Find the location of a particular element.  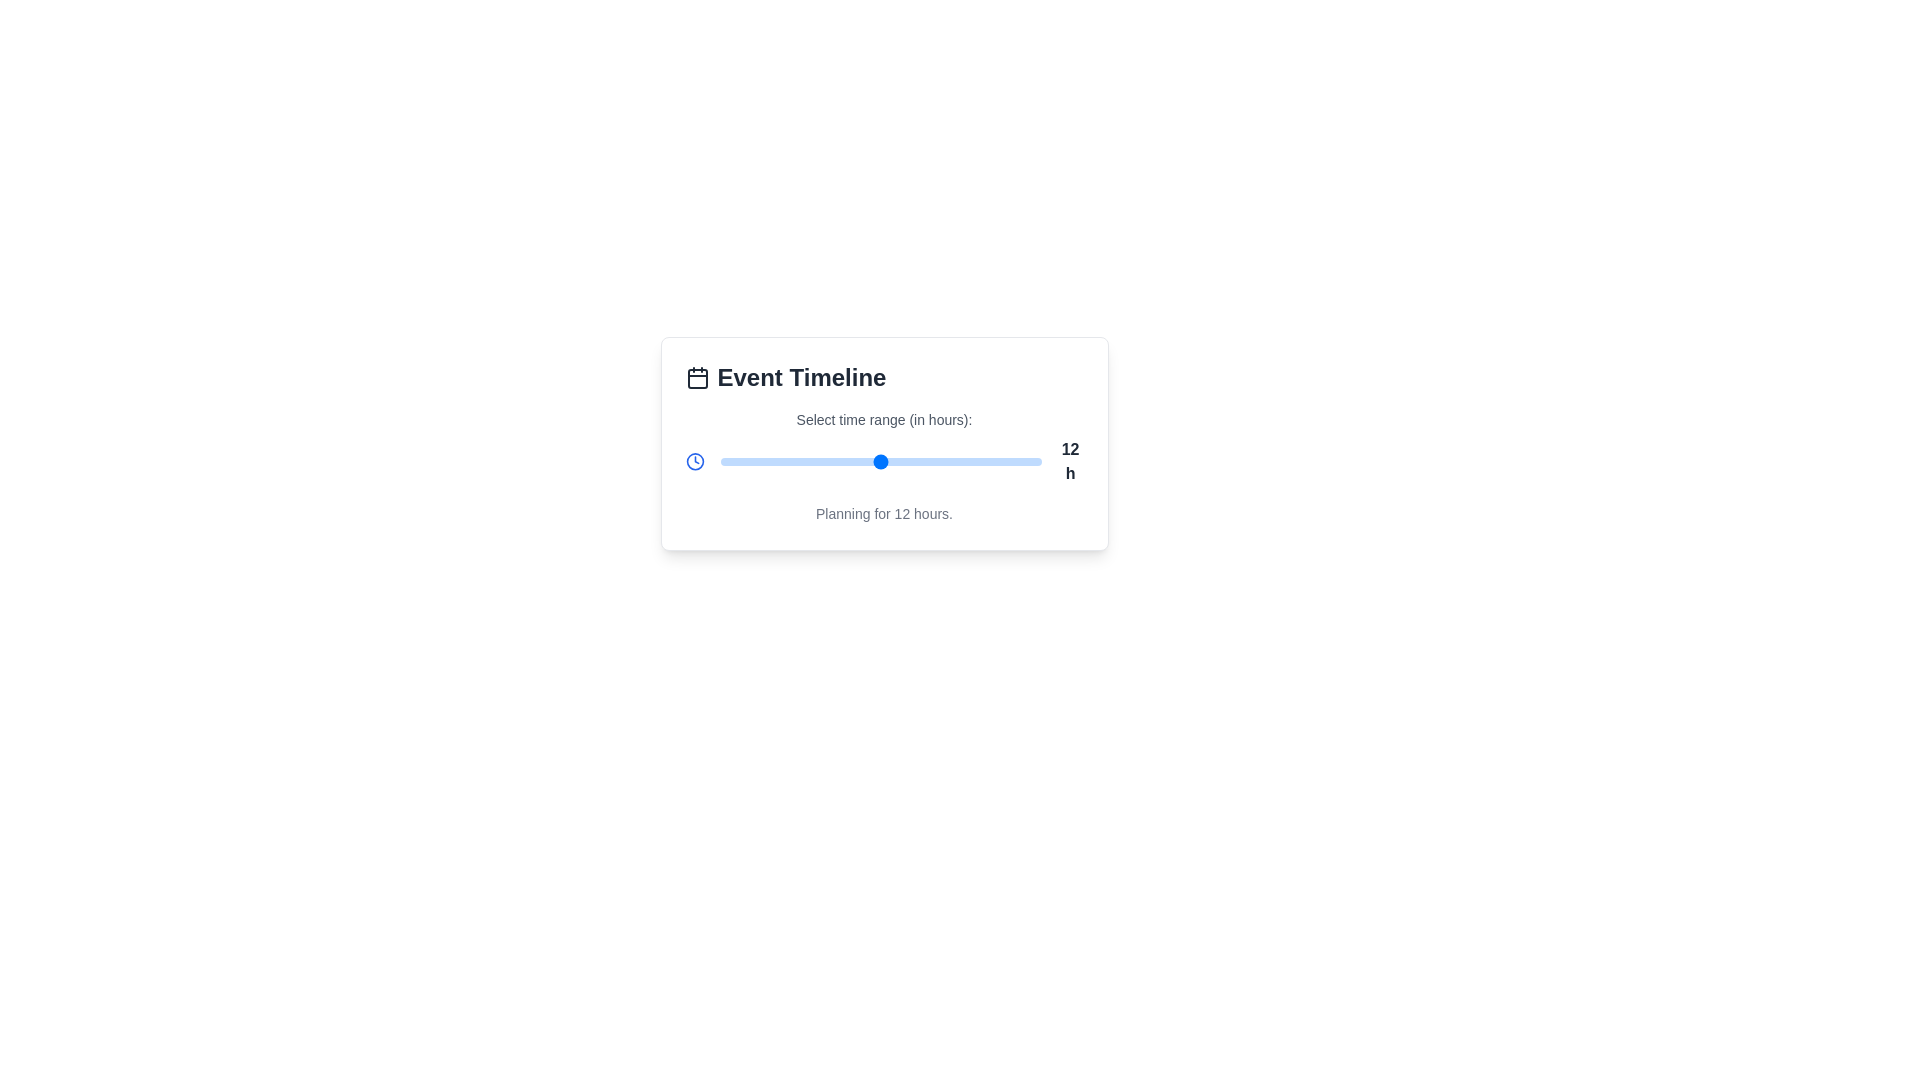

the number of hours is located at coordinates (961, 462).